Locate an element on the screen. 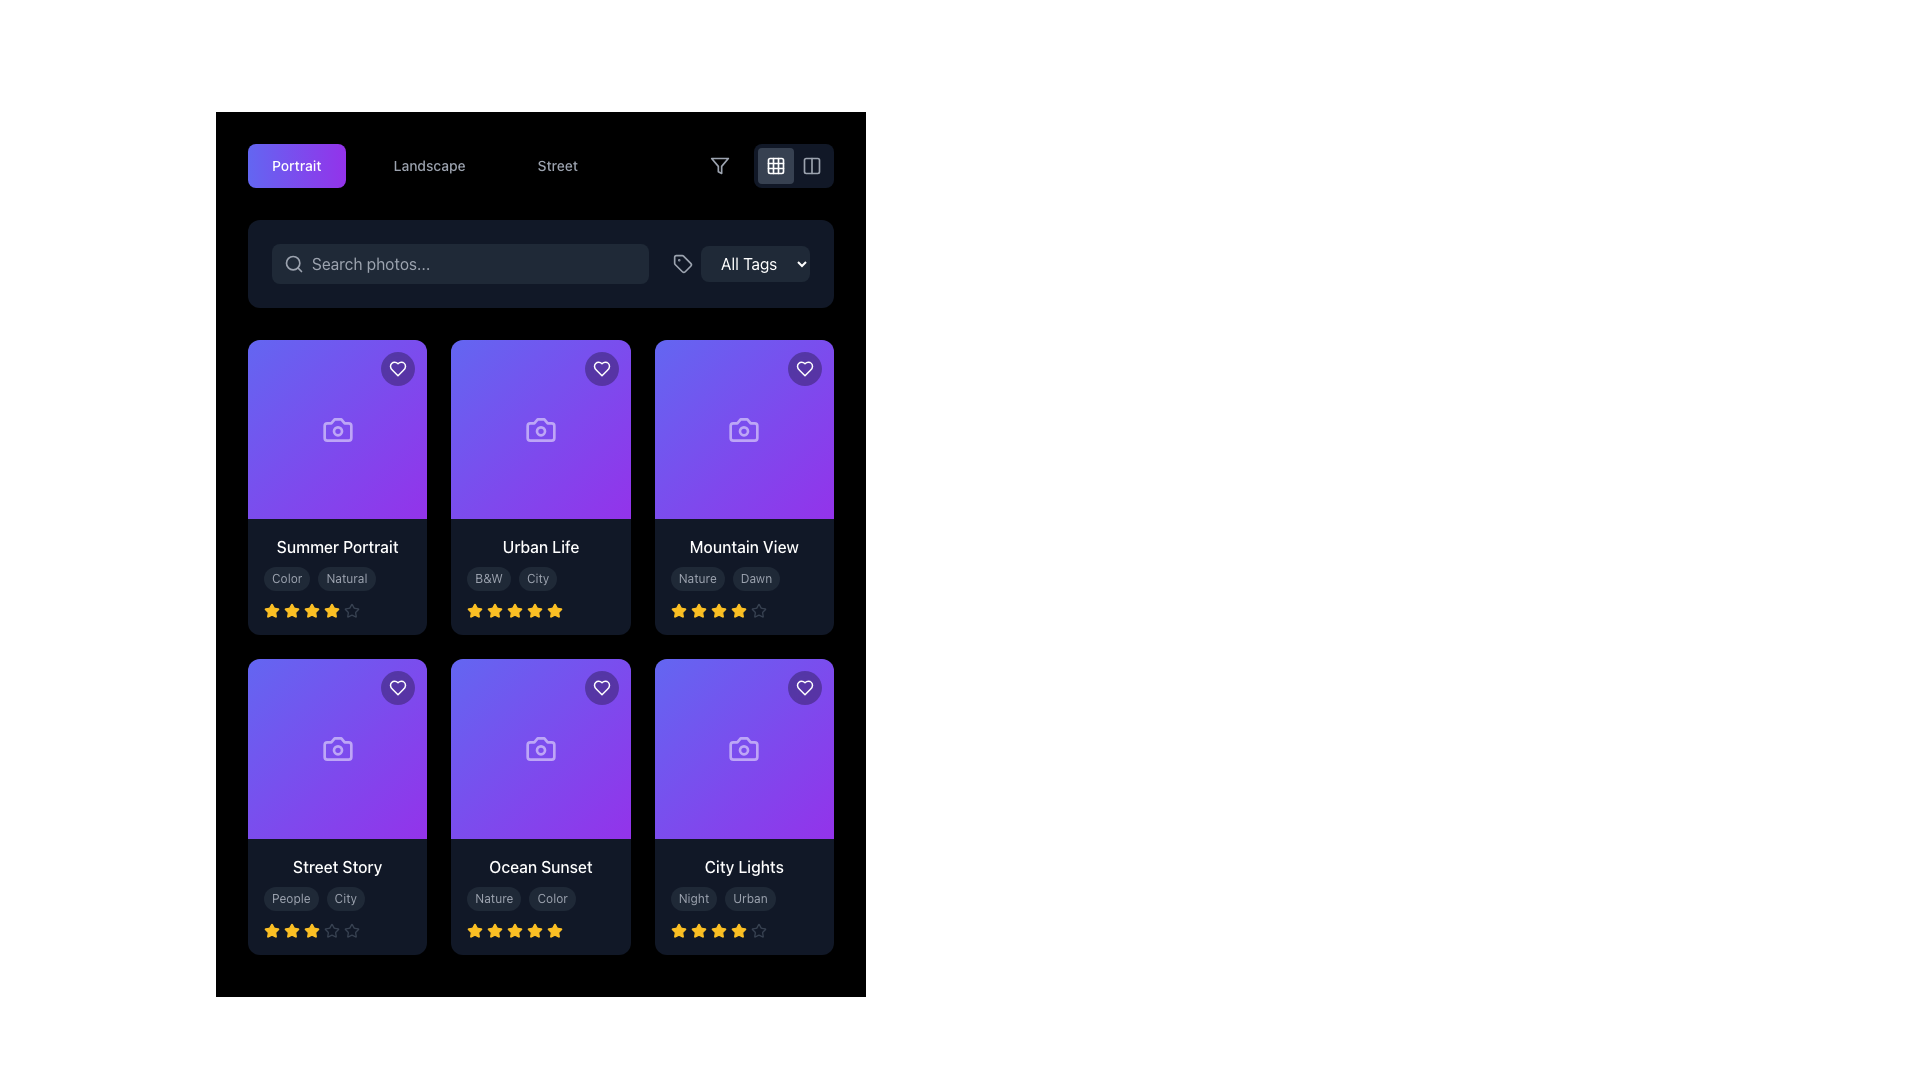 The height and width of the screenshot is (1080, 1920). the fifth star icon in the 5-star rating system for the 'City Lights' card is located at coordinates (737, 930).